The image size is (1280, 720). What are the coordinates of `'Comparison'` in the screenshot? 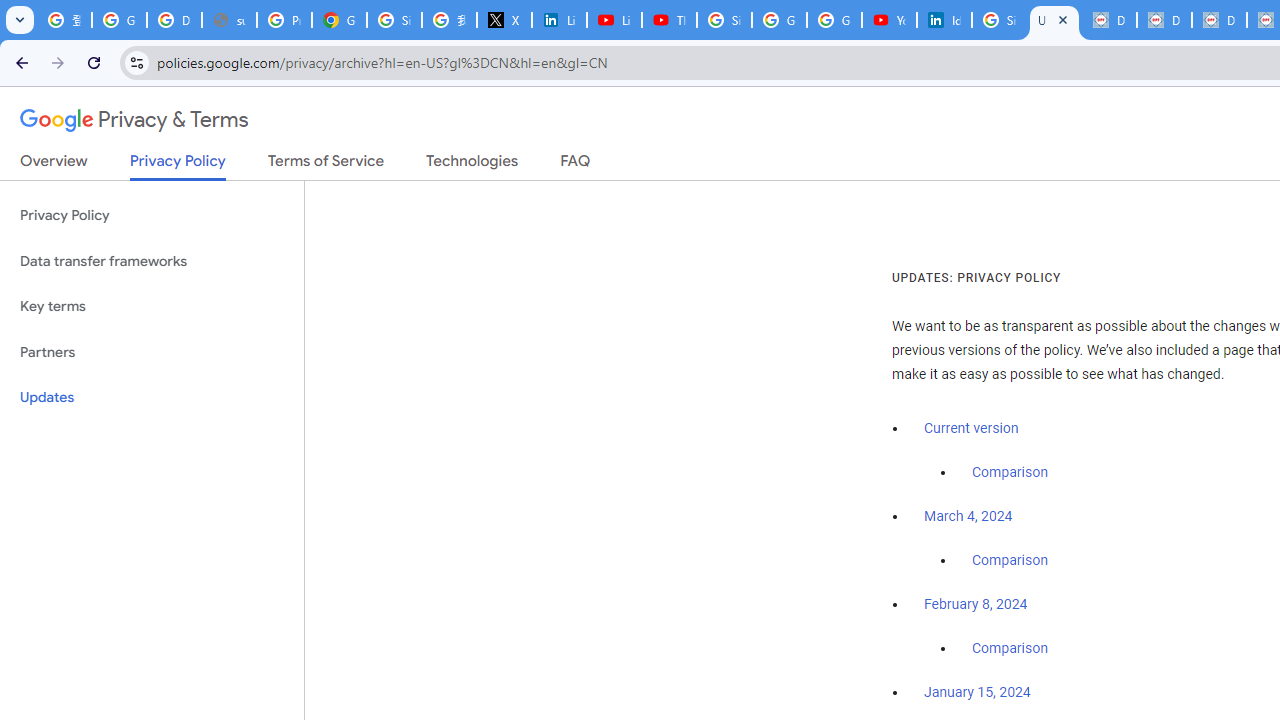 It's located at (1009, 649).